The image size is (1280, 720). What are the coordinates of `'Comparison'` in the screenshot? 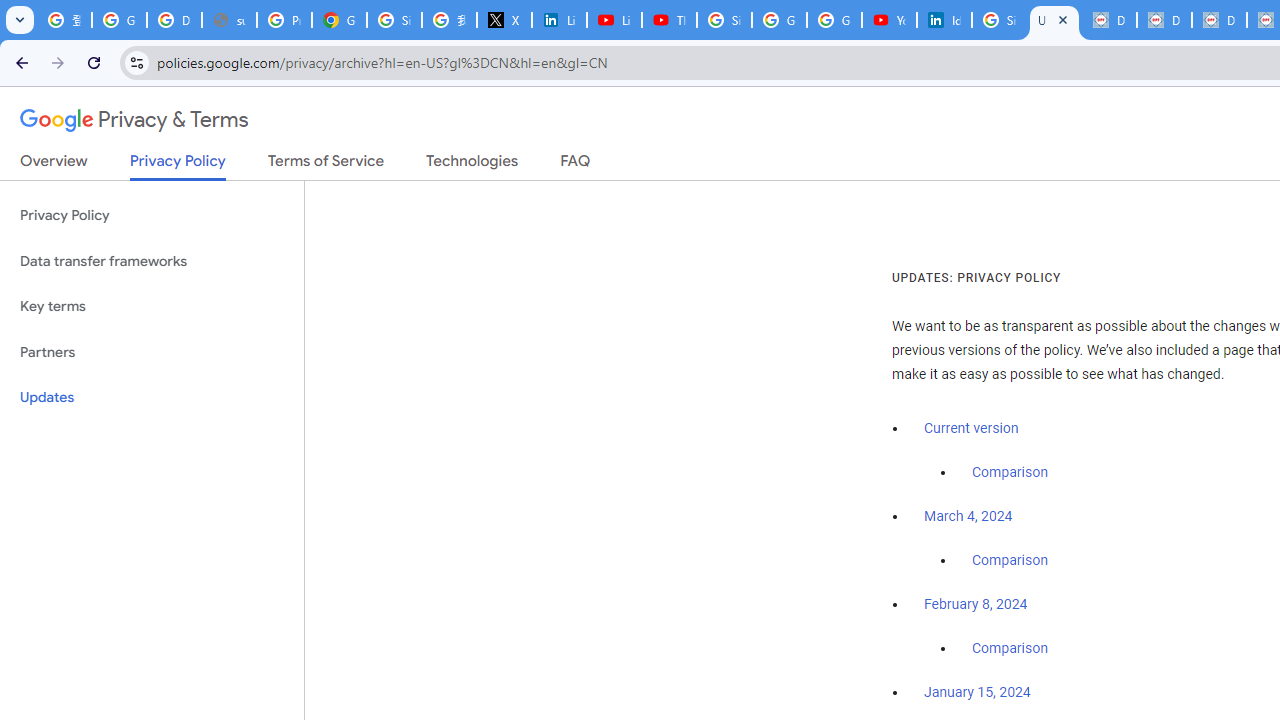 It's located at (1009, 649).